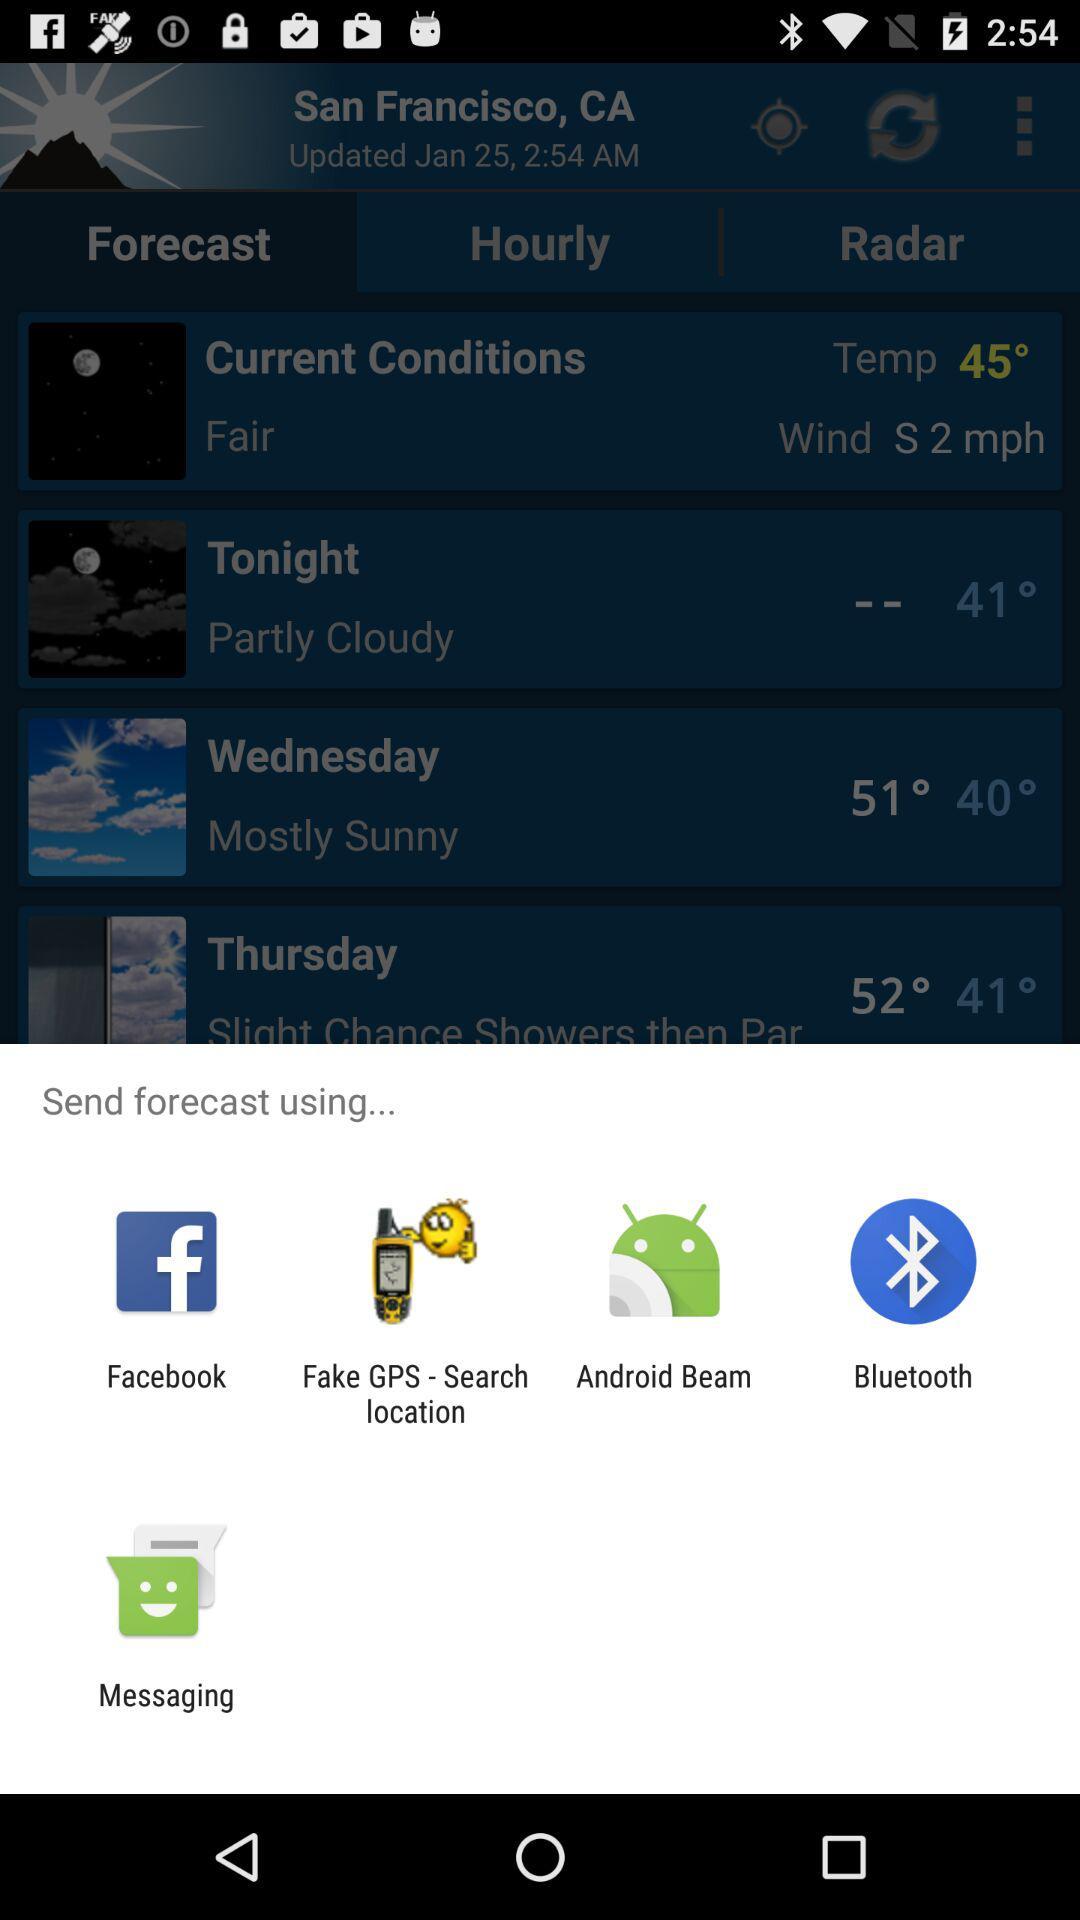 This screenshot has width=1080, height=1920. I want to click on app to the left of fake gps search, so click(165, 1392).